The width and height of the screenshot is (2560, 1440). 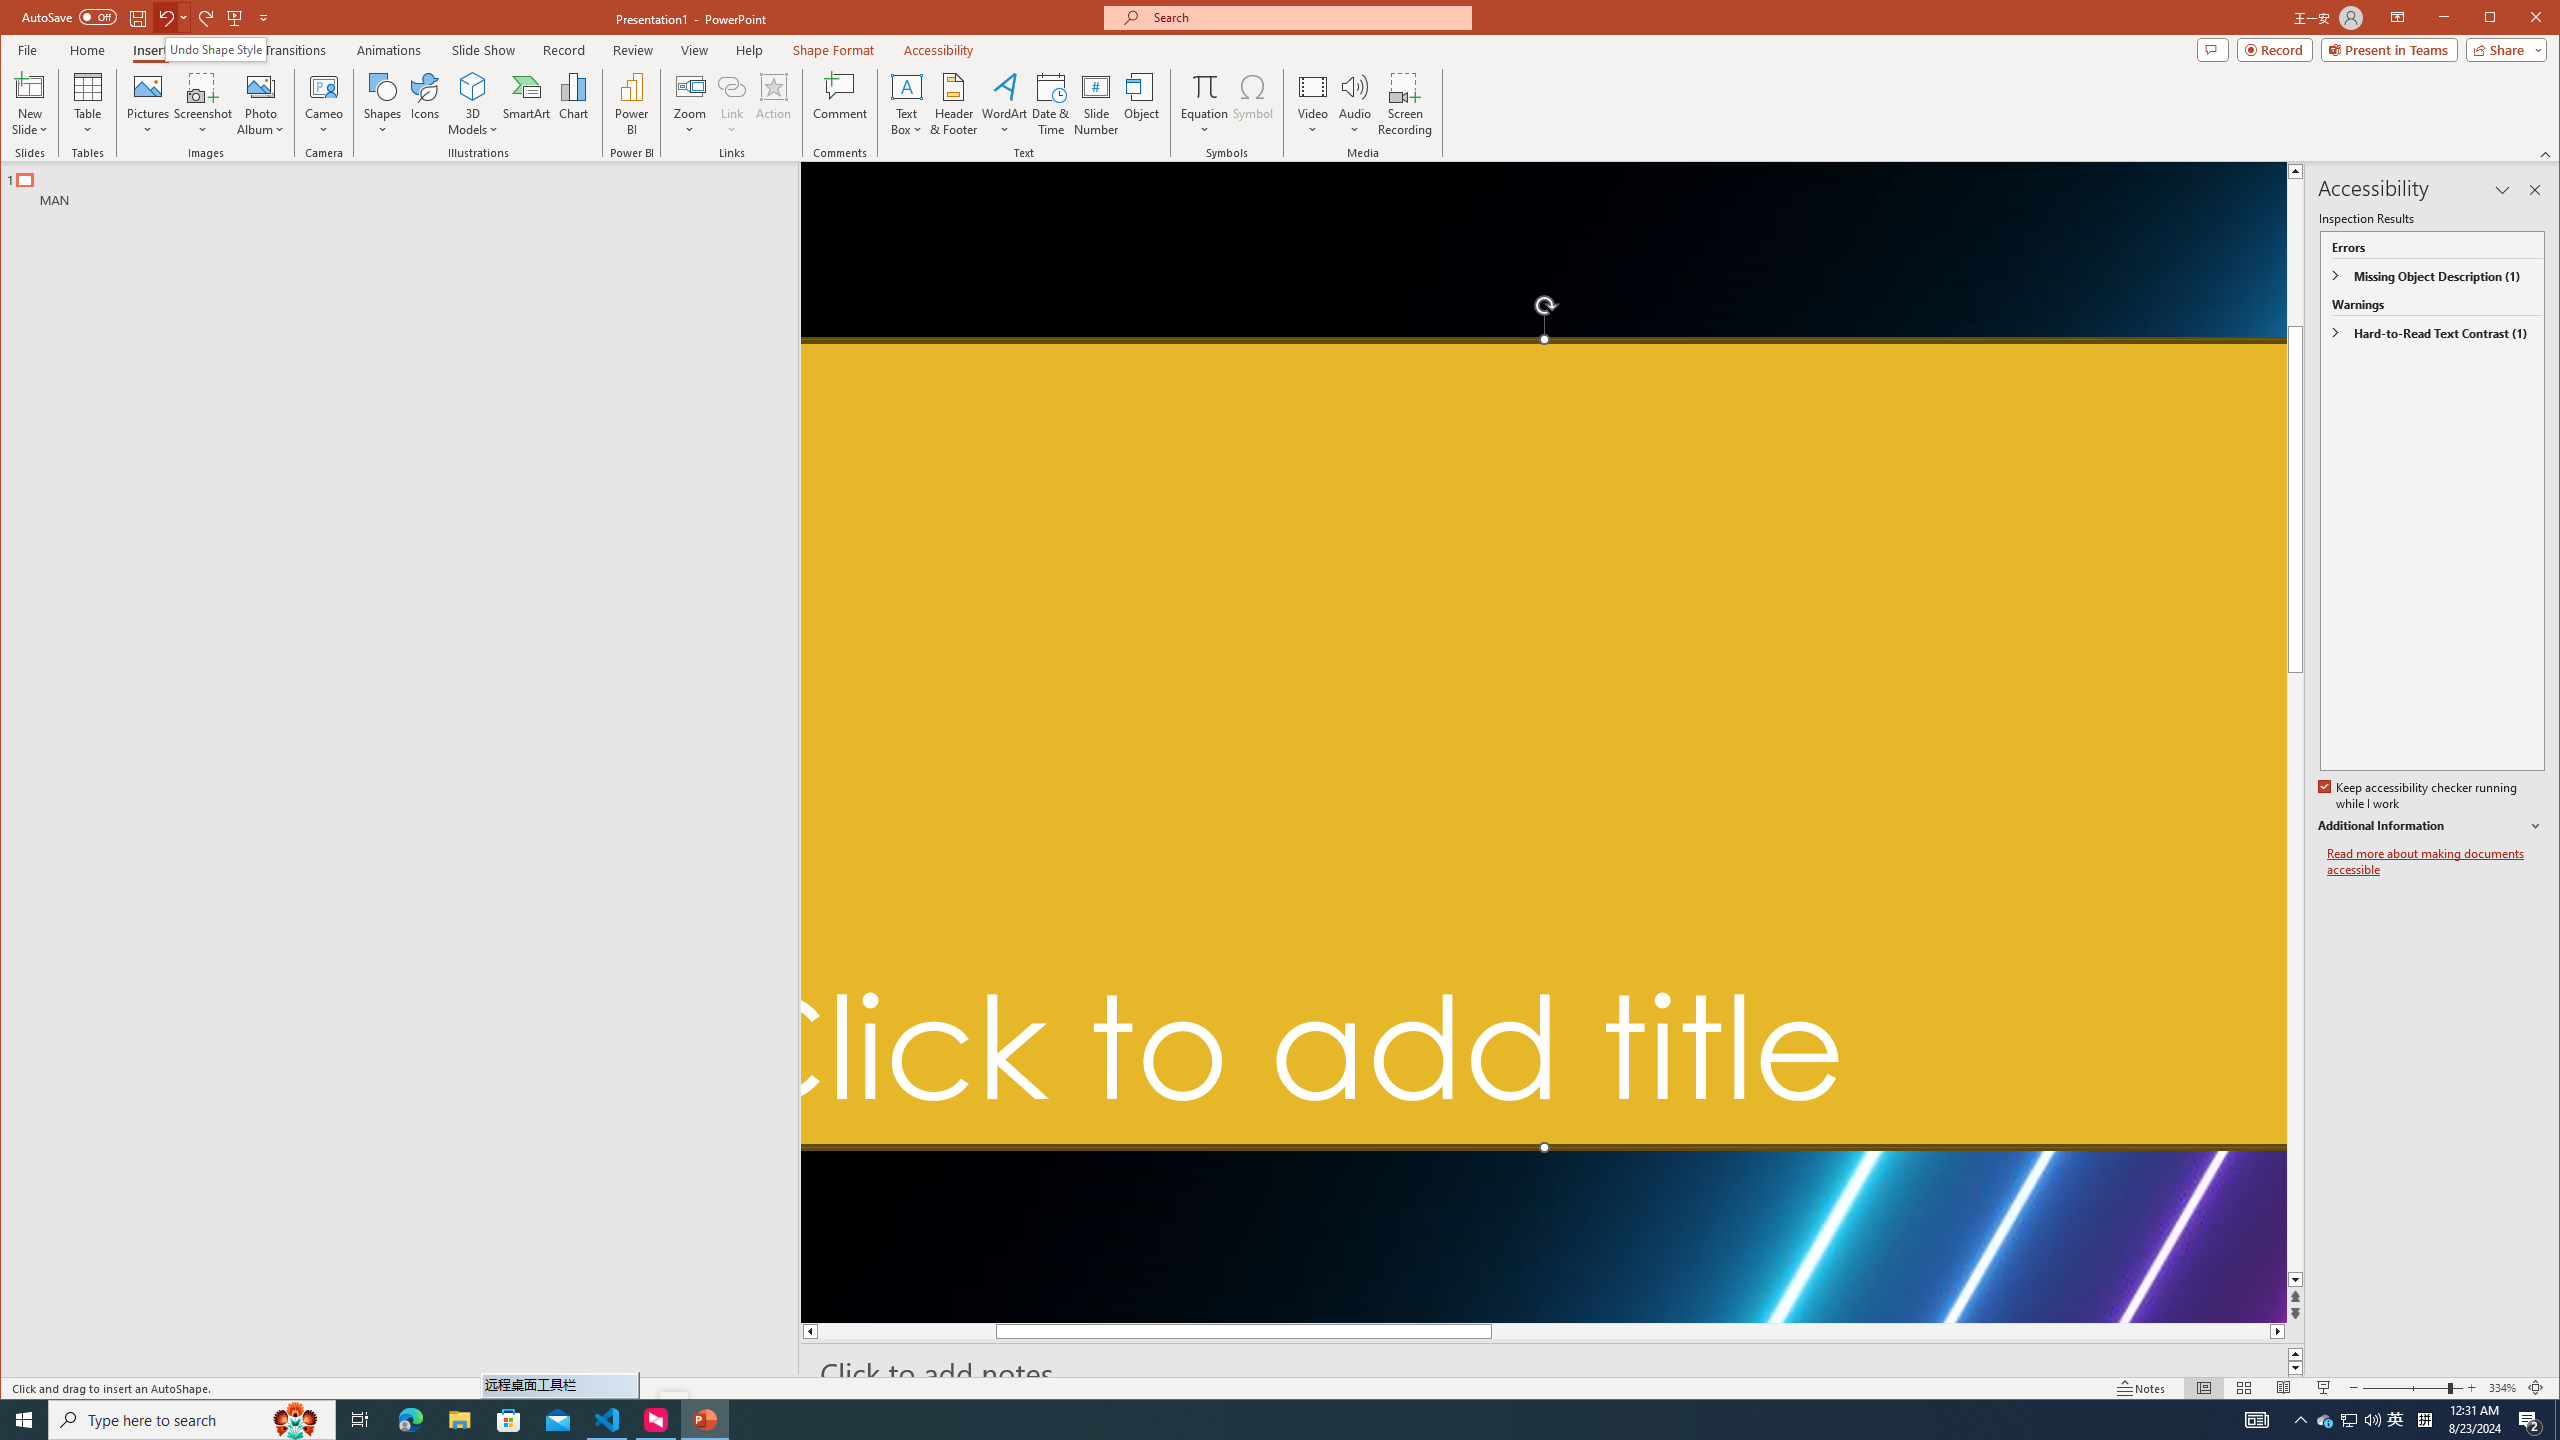 I want to click on 'Maximize', so click(x=2519, y=19).